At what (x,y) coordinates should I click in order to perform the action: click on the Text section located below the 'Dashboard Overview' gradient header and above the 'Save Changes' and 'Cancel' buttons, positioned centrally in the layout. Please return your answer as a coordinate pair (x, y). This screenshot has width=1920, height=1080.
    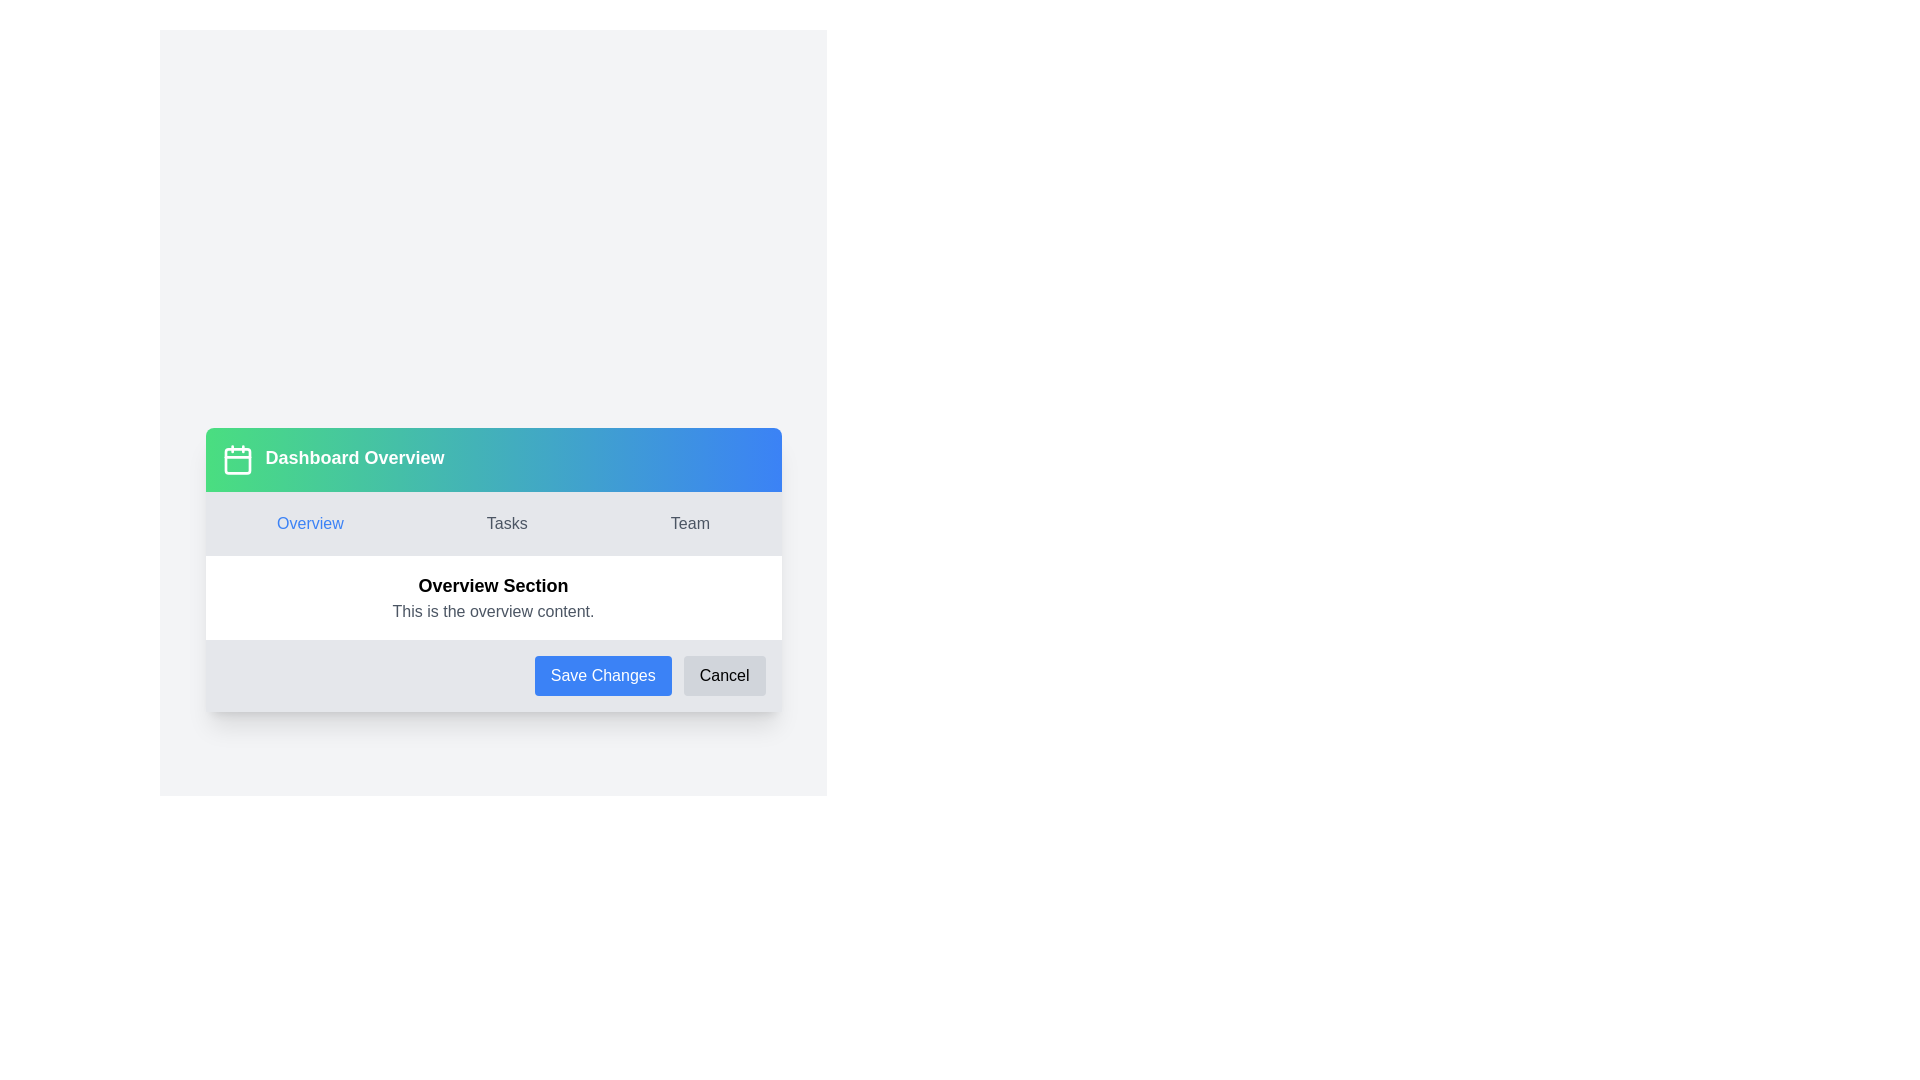
    Looking at the image, I should click on (493, 596).